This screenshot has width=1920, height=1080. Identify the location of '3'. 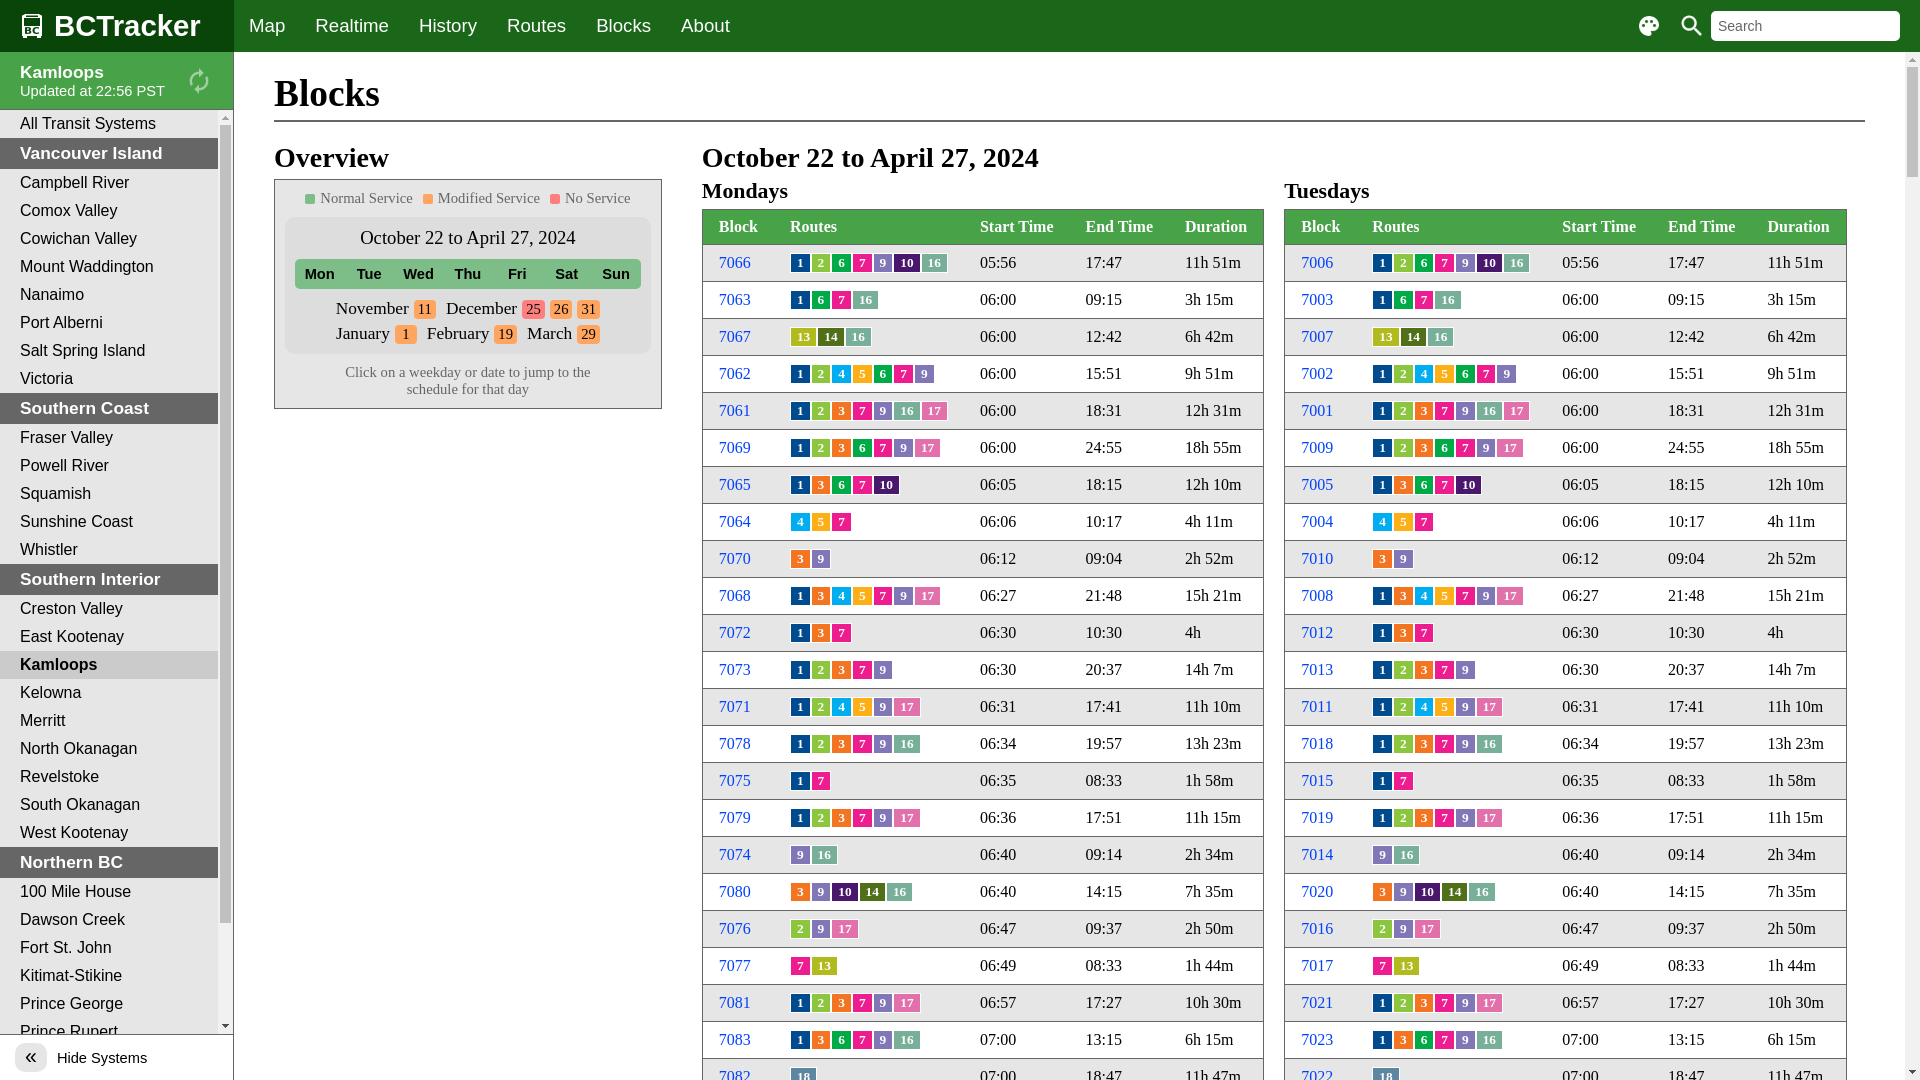
(821, 485).